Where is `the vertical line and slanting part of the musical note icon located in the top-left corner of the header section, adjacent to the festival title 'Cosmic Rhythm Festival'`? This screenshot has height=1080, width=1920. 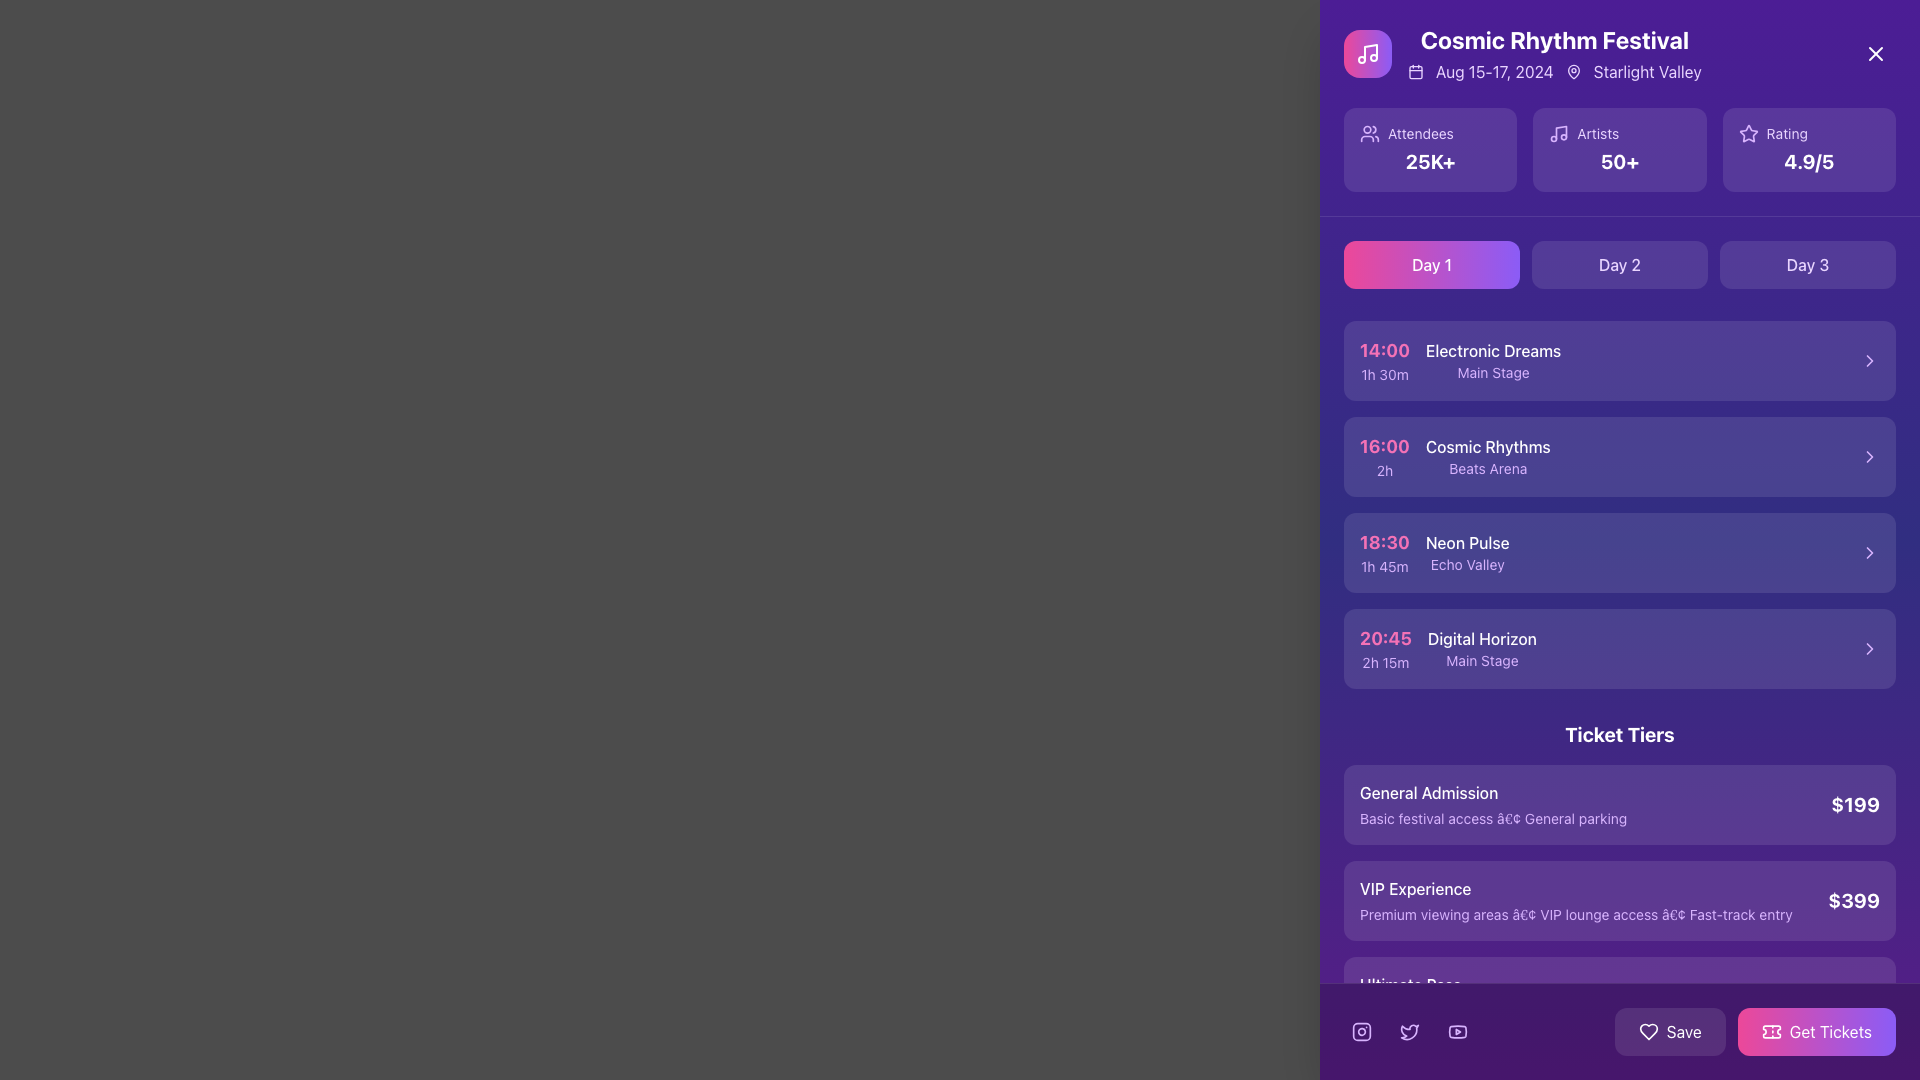 the vertical line and slanting part of the musical note icon located in the top-left corner of the header section, adjacent to the festival title 'Cosmic Rhythm Festival' is located at coordinates (1370, 51).